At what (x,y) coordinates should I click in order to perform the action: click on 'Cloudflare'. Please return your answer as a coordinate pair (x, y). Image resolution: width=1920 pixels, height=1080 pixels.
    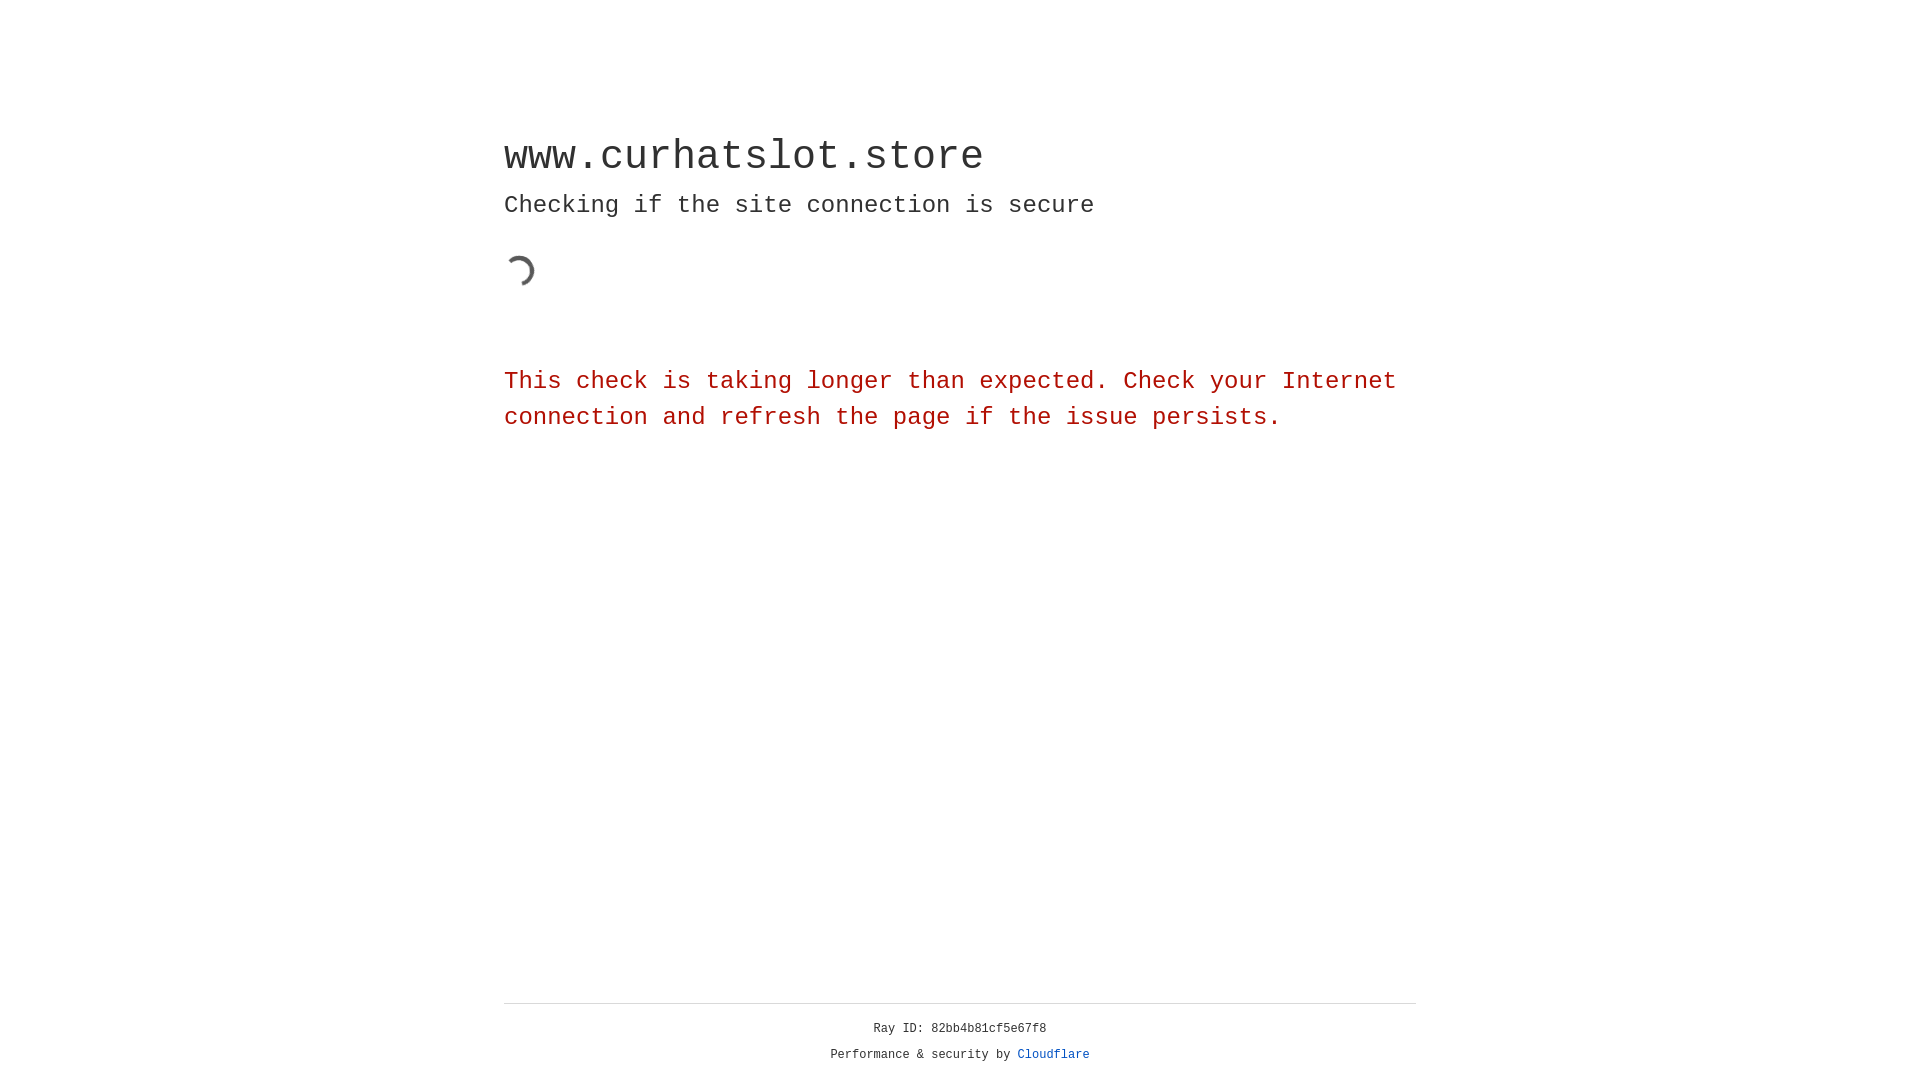
    Looking at the image, I should click on (1017, 1054).